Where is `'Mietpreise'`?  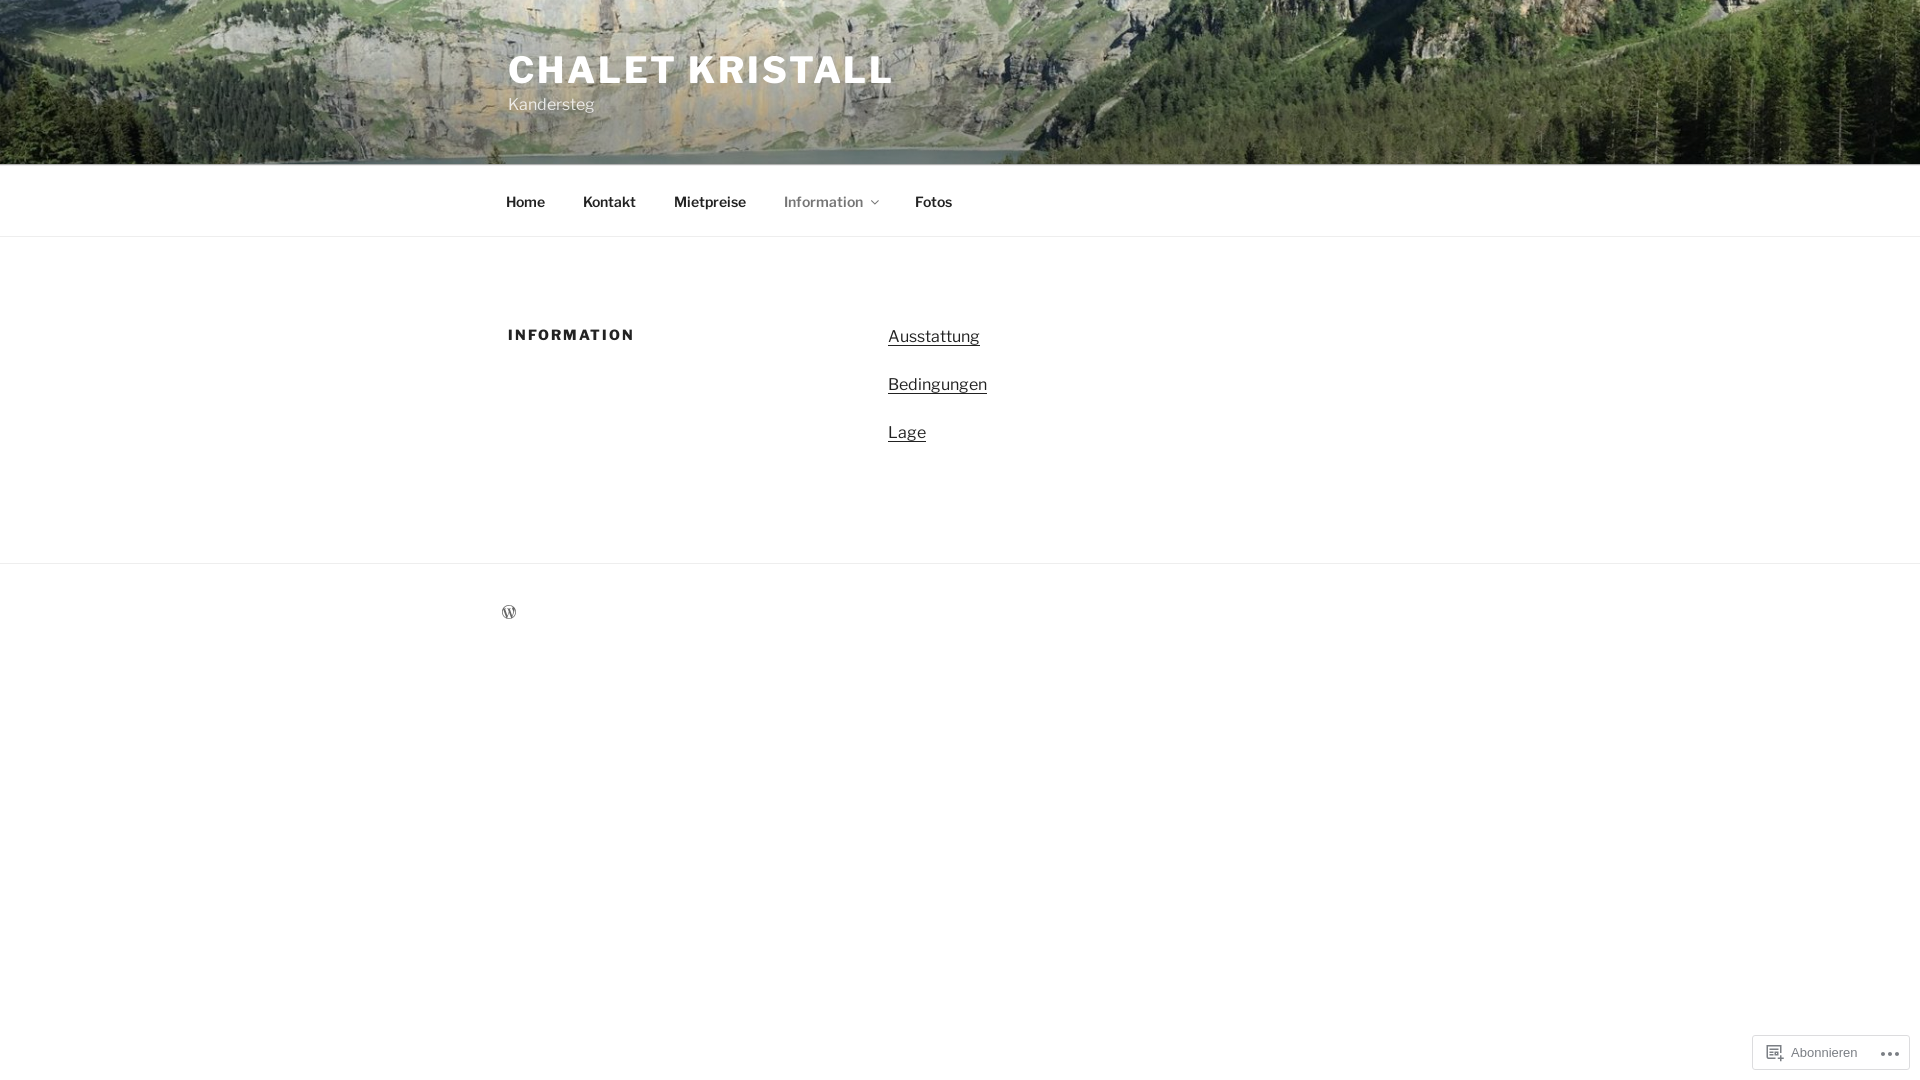 'Mietpreise' is located at coordinates (709, 200).